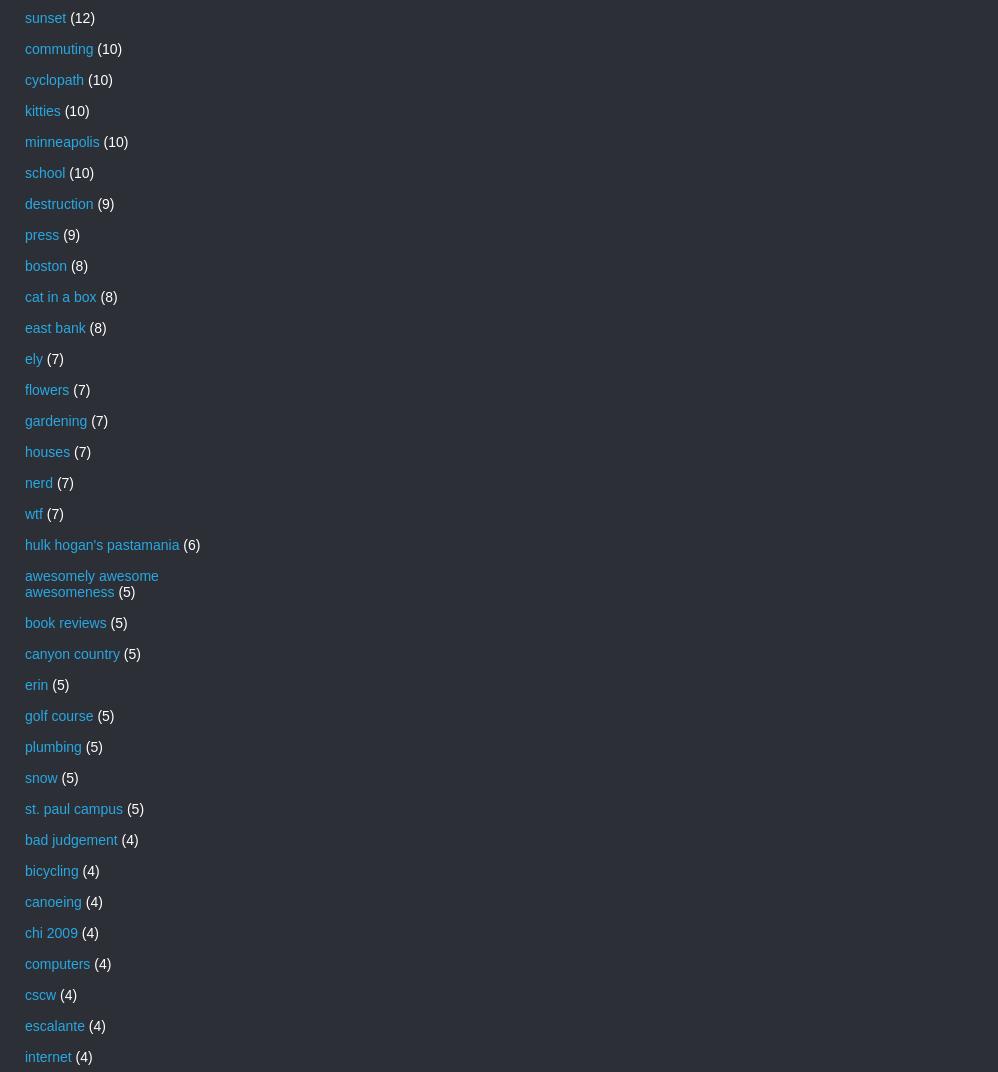 The height and width of the screenshot is (1072, 998). What do you see at coordinates (25, 325) in the screenshot?
I see `'east bank'` at bounding box center [25, 325].